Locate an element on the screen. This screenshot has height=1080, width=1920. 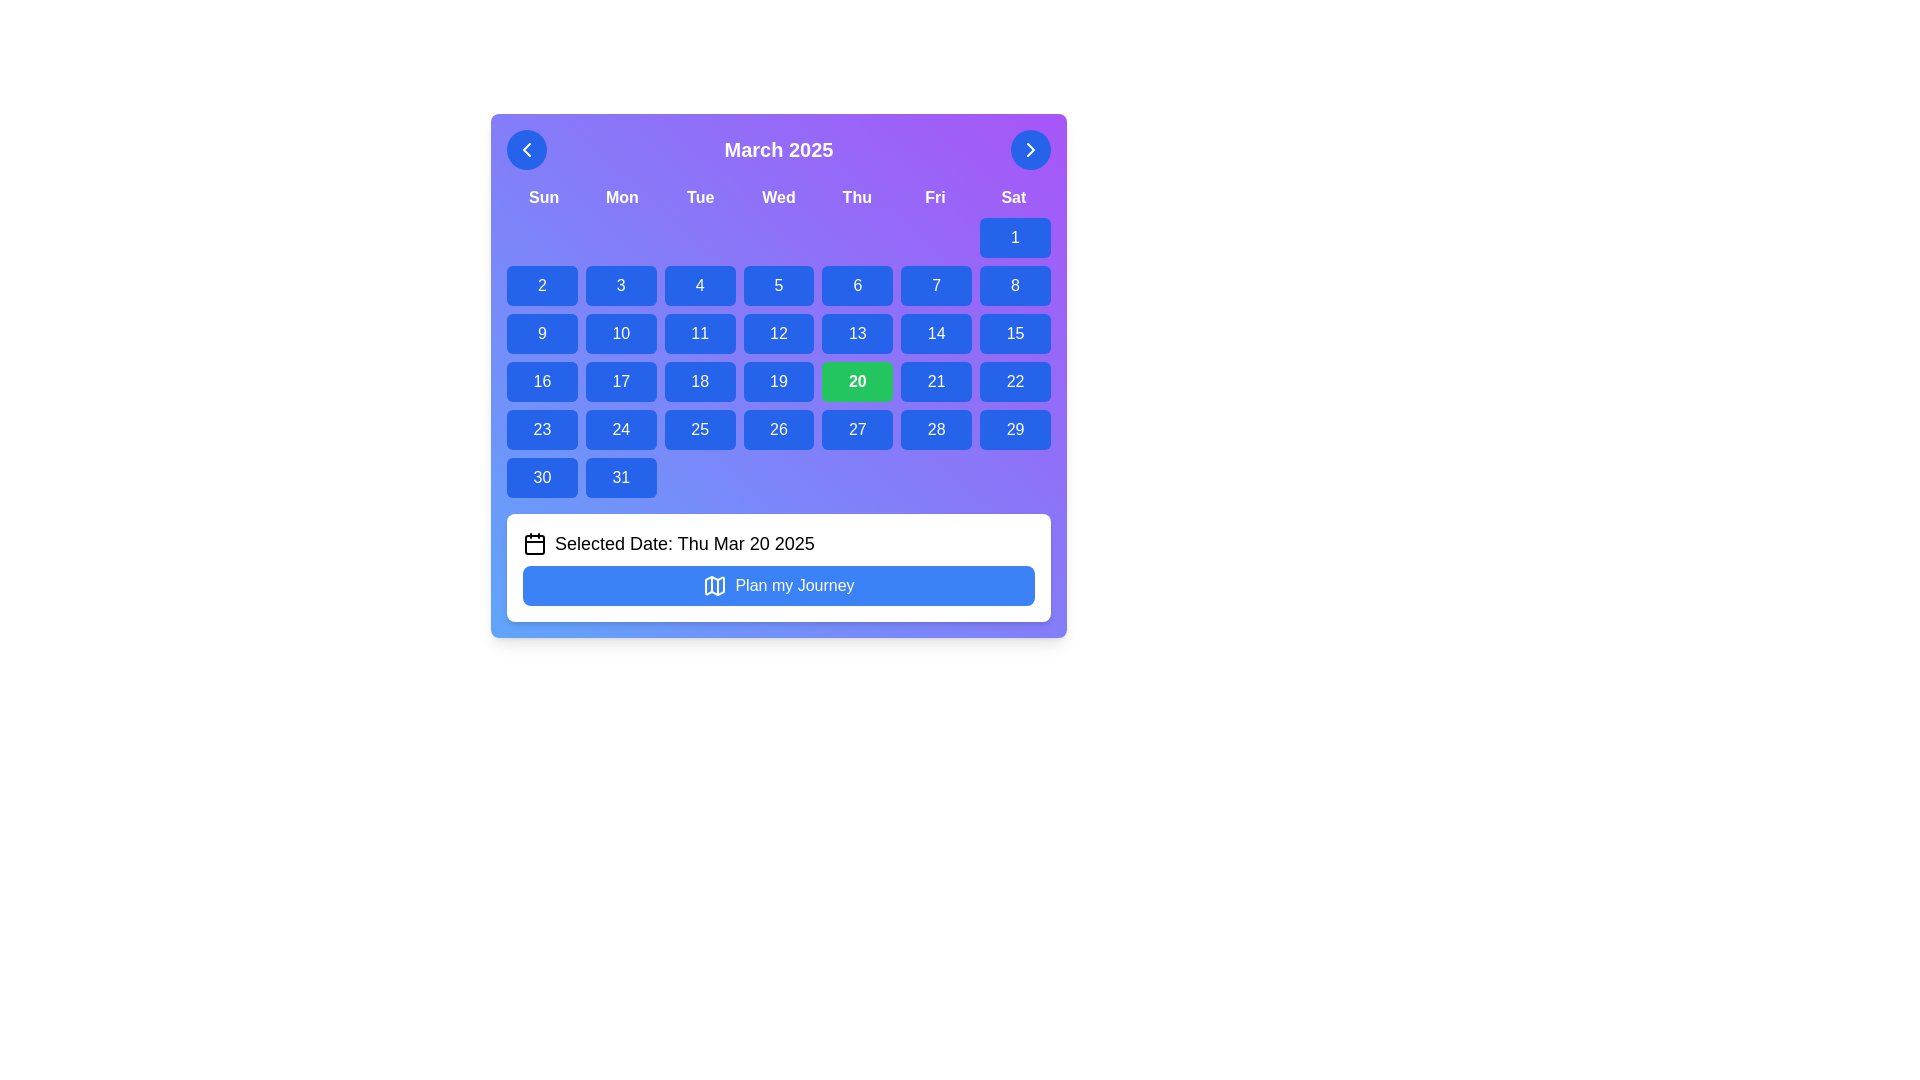
the date selector button for the 20th day in the March 2025 calendar interface is located at coordinates (857, 381).